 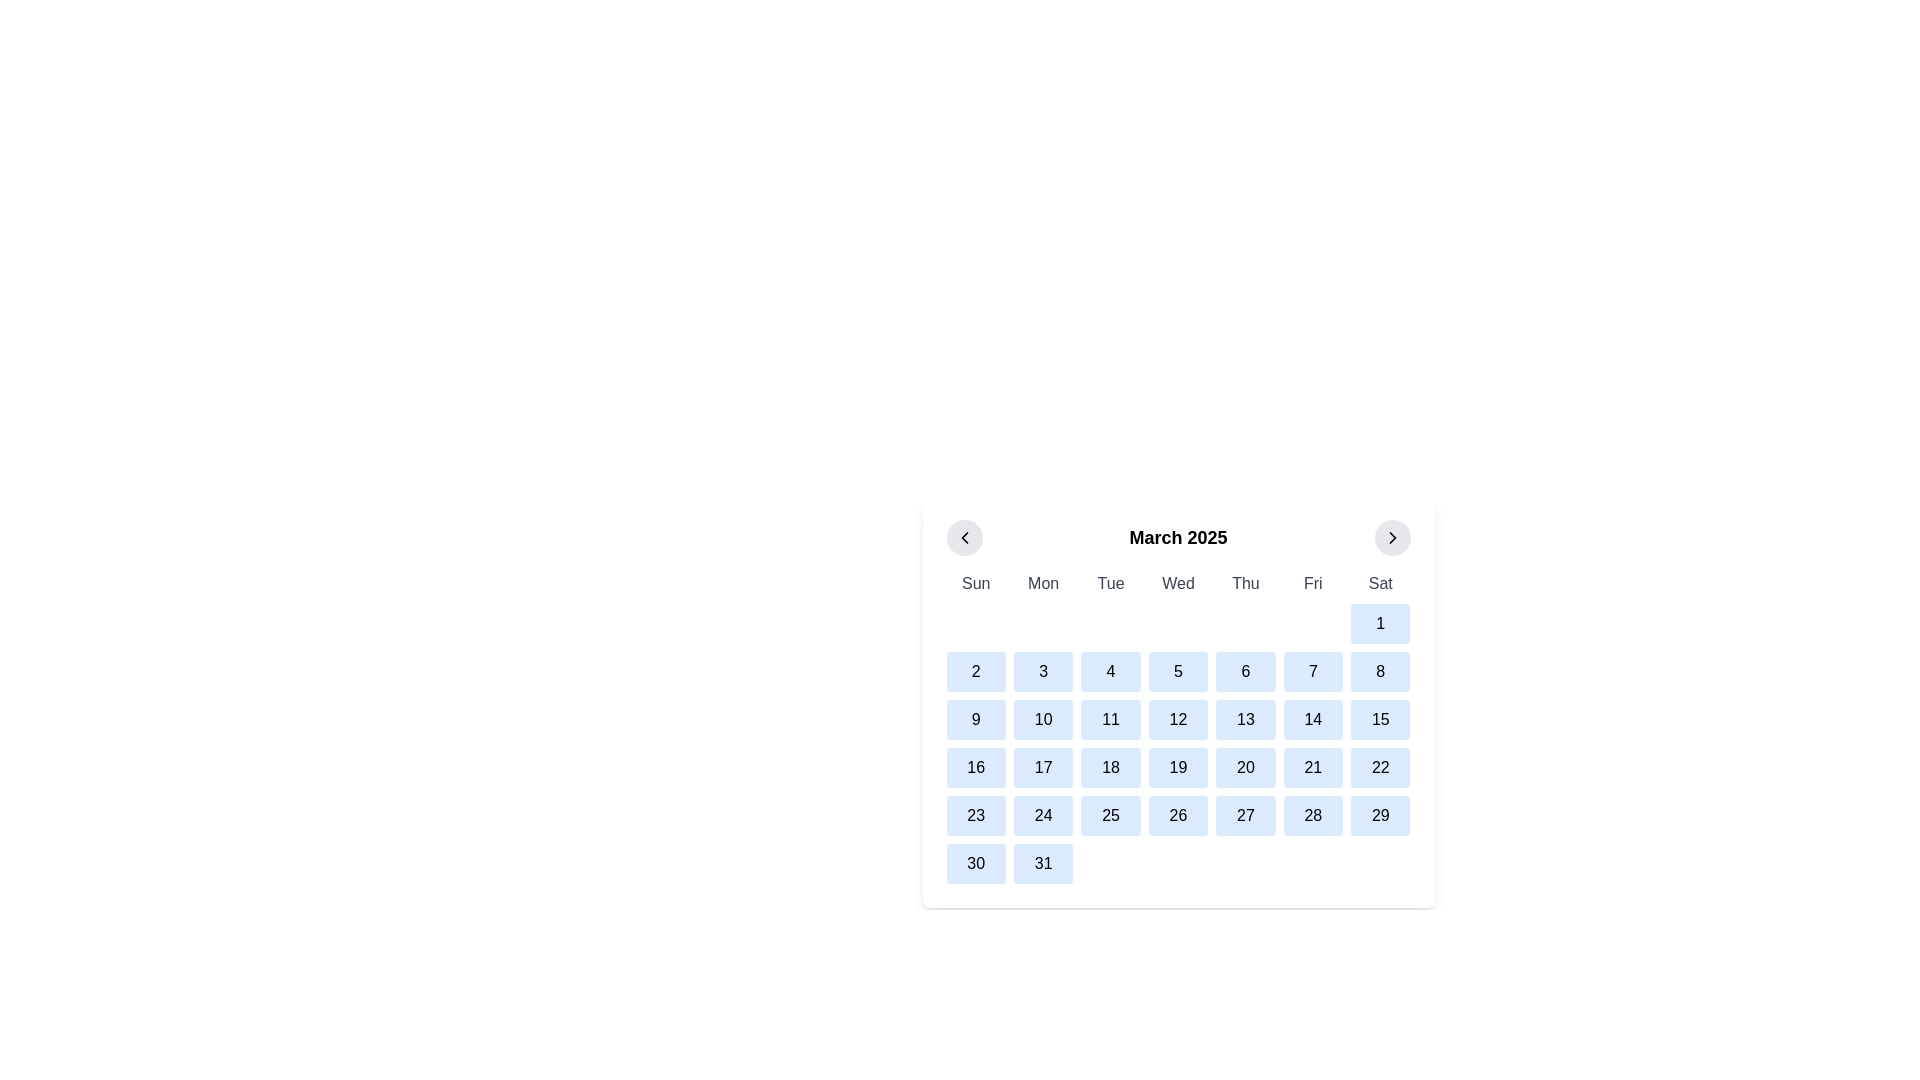 What do you see at coordinates (1313, 816) in the screenshot?
I see `keyboard navigation` at bounding box center [1313, 816].